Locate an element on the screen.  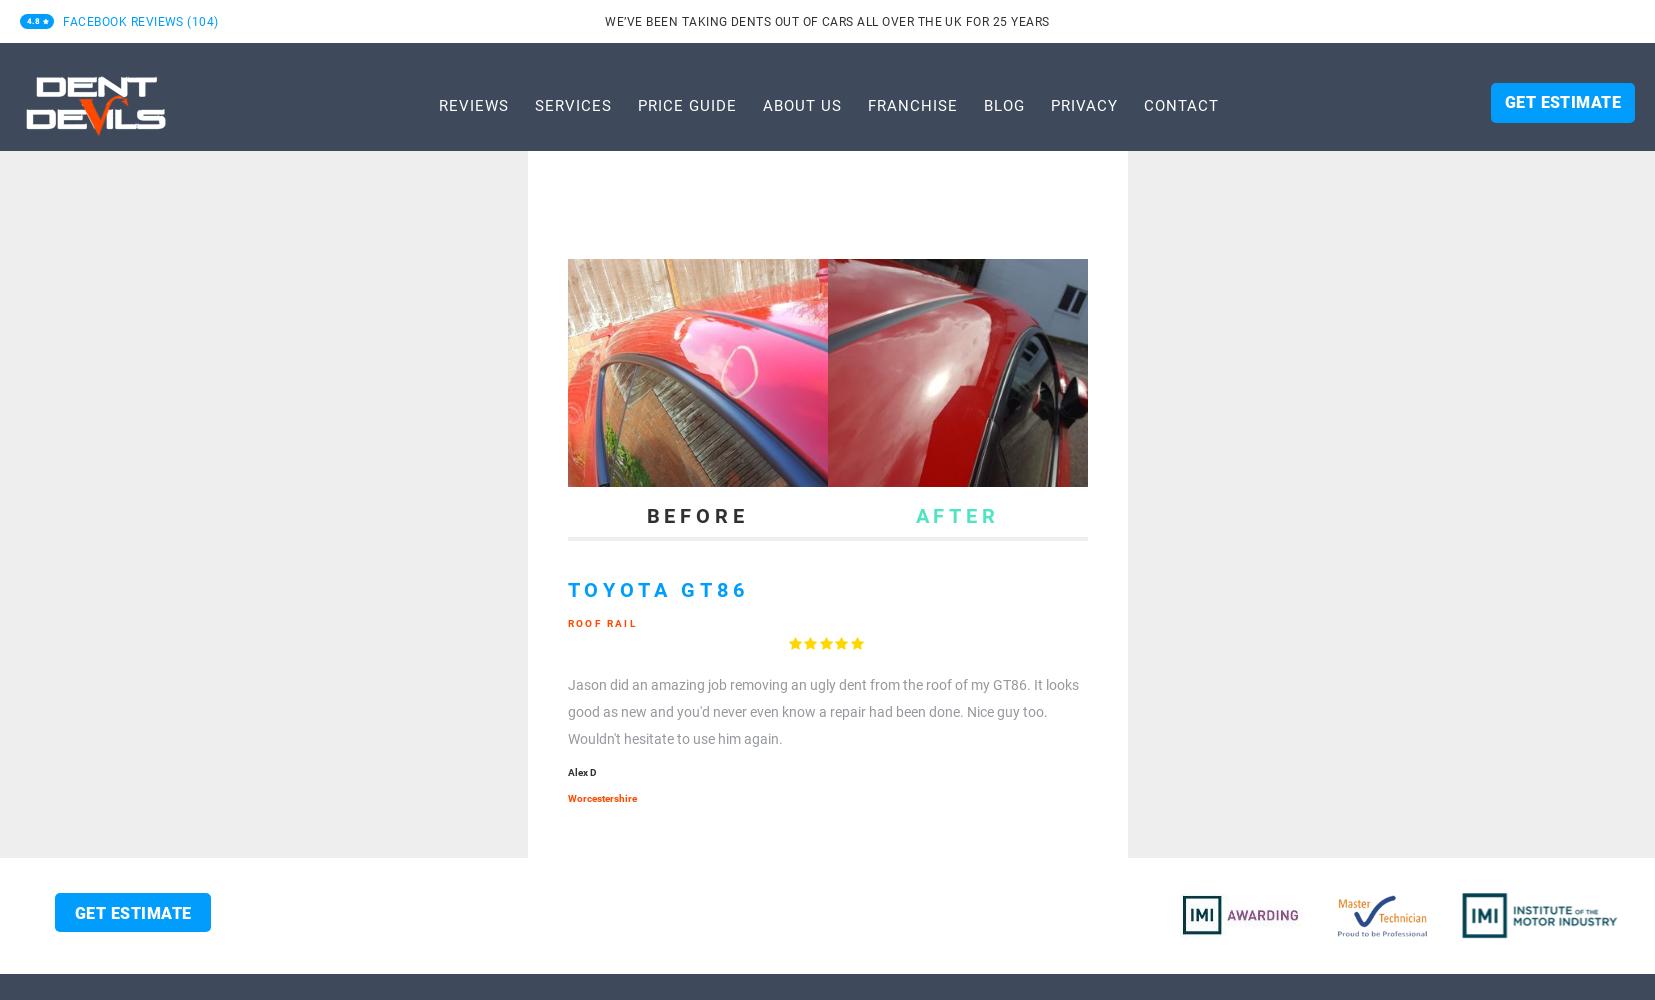
'4.8' is located at coordinates (25, 21).